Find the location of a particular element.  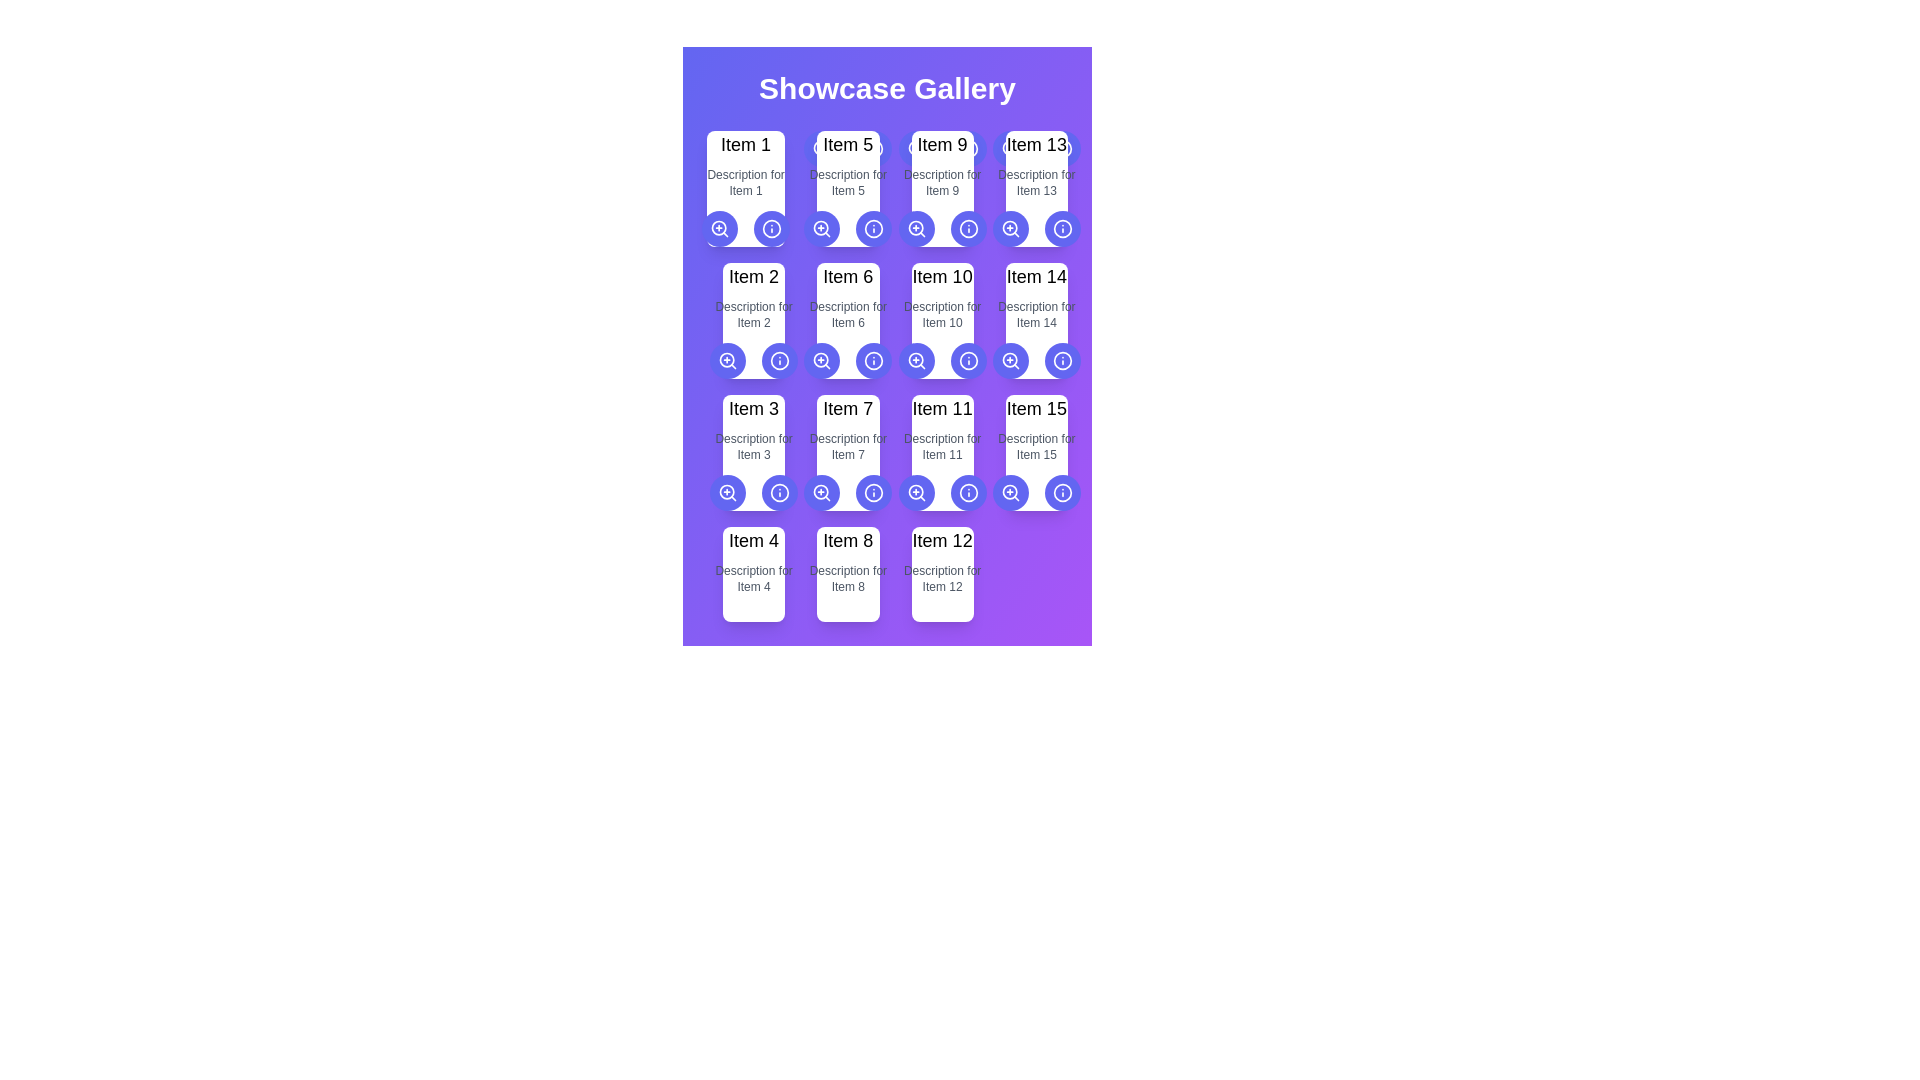

the decorative circle that represents the lens of the magnifying glass icon in the 'zoom-in' SVG graphic, located near the 'Item 5' card is located at coordinates (821, 227).